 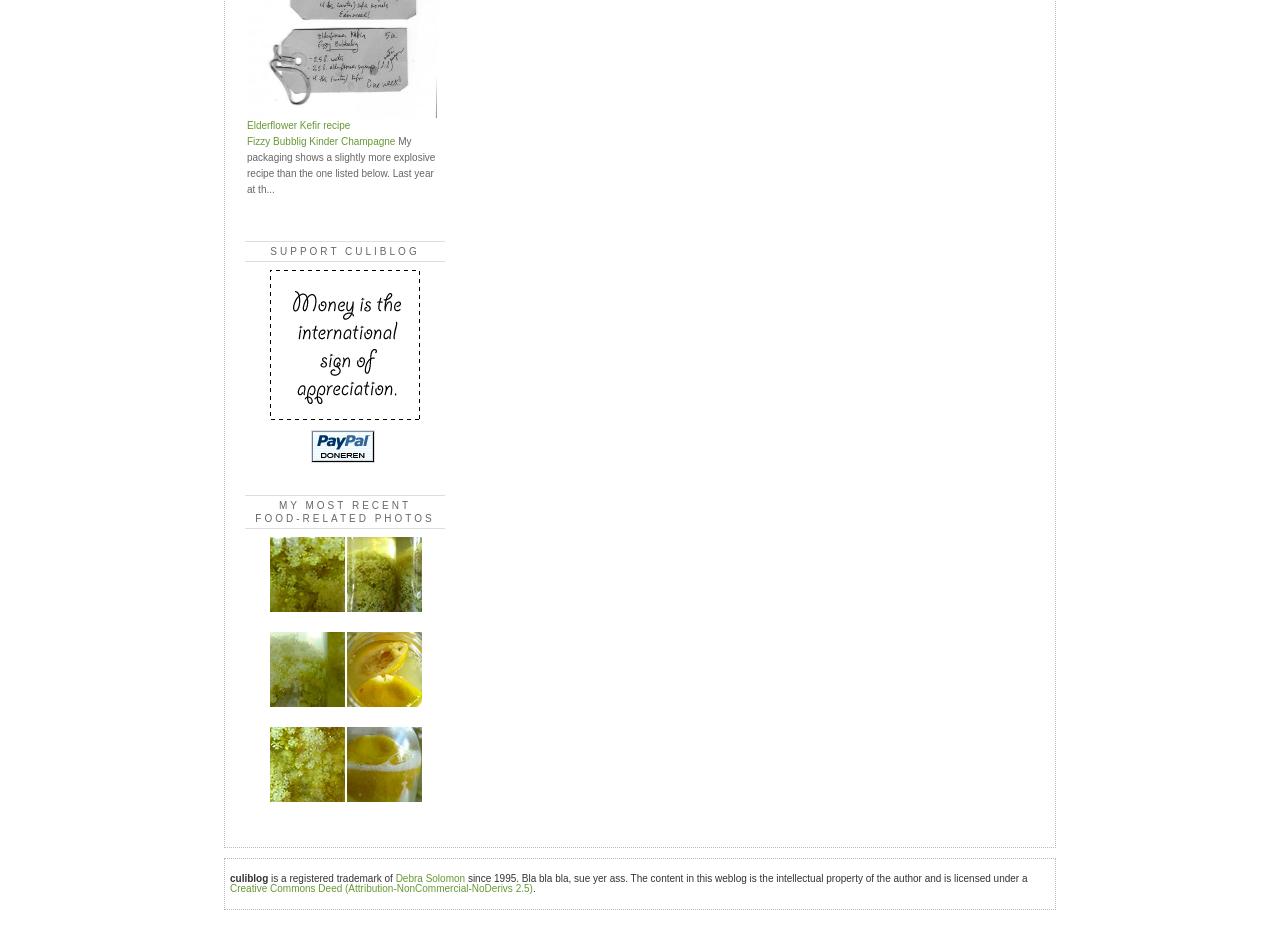 What do you see at coordinates (230, 888) in the screenshot?
I see `'Creative Commons Deed (Attribution-NonCommercial-NoDerivs 2.5)'` at bounding box center [230, 888].